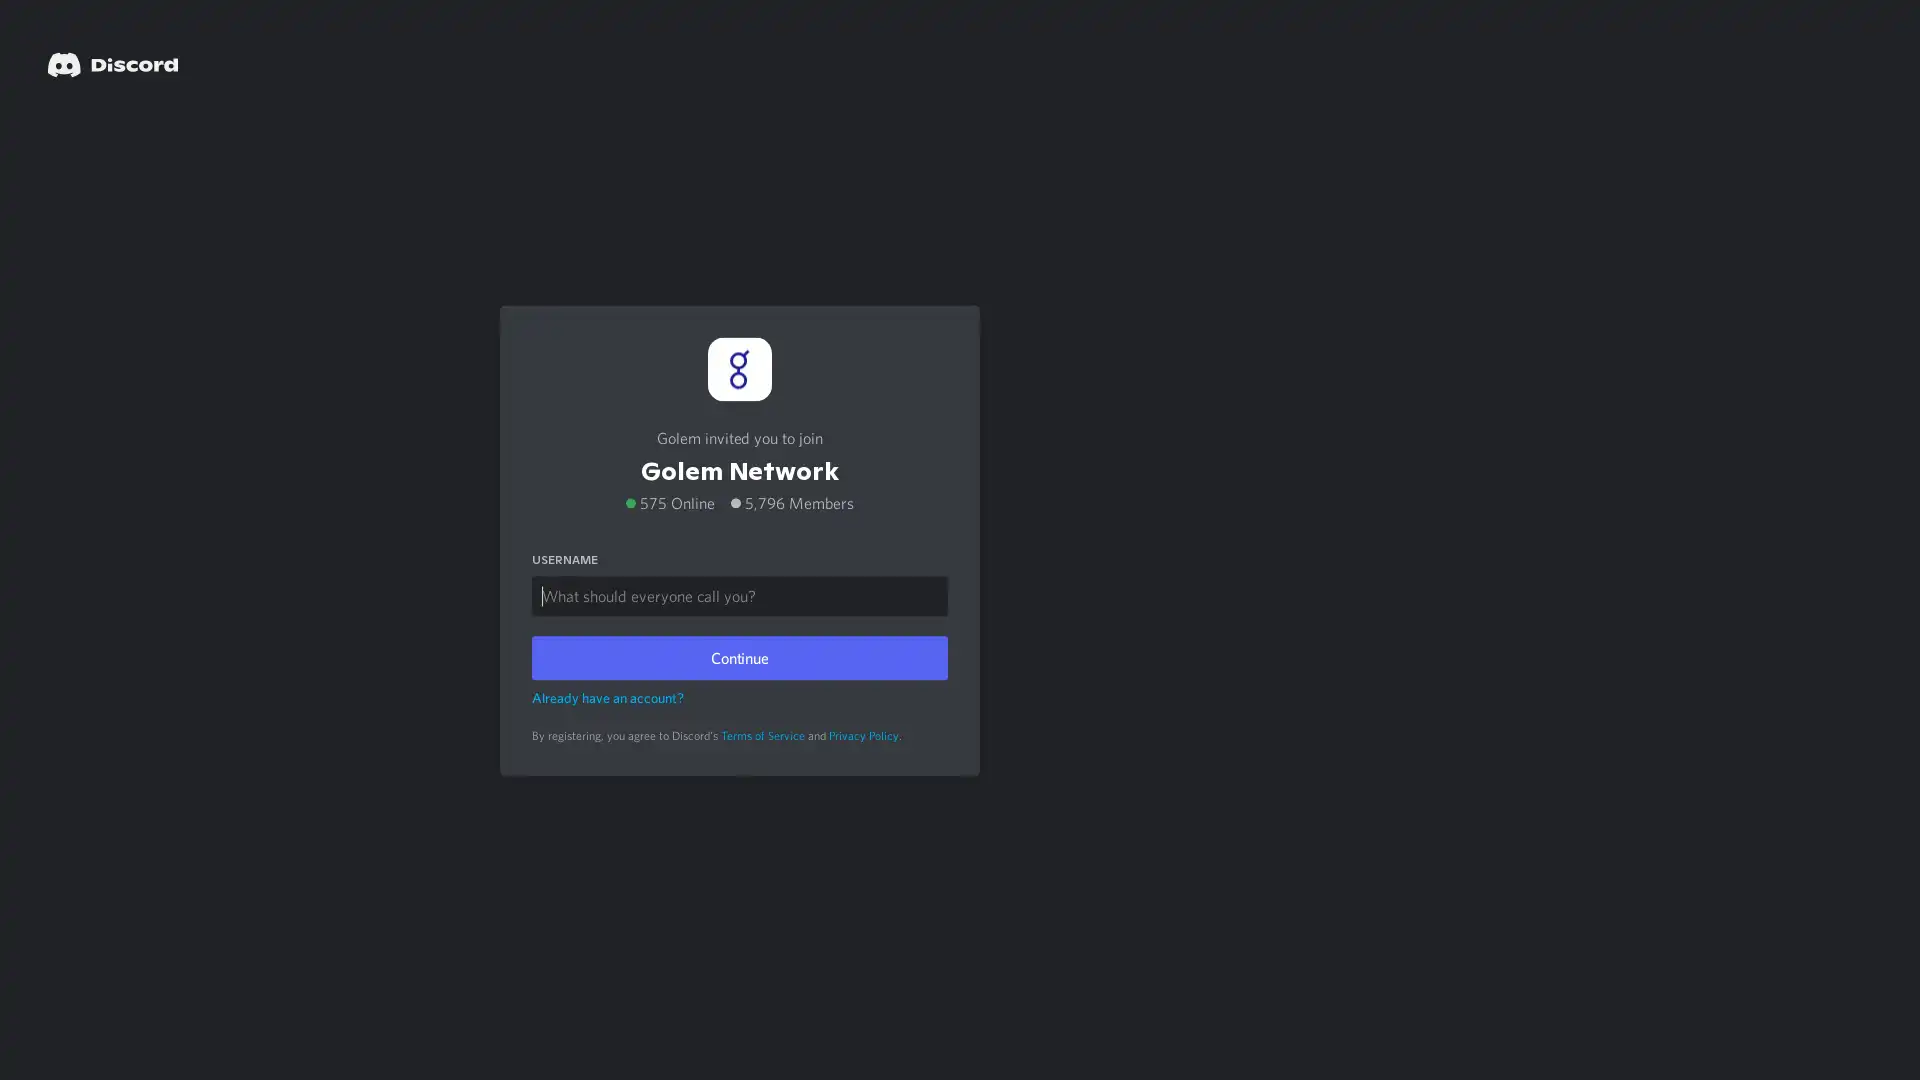 Image resolution: width=1920 pixels, height=1080 pixels. What do you see at coordinates (738, 656) in the screenshot?
I see `Continue` at bounding box center [738, 656].